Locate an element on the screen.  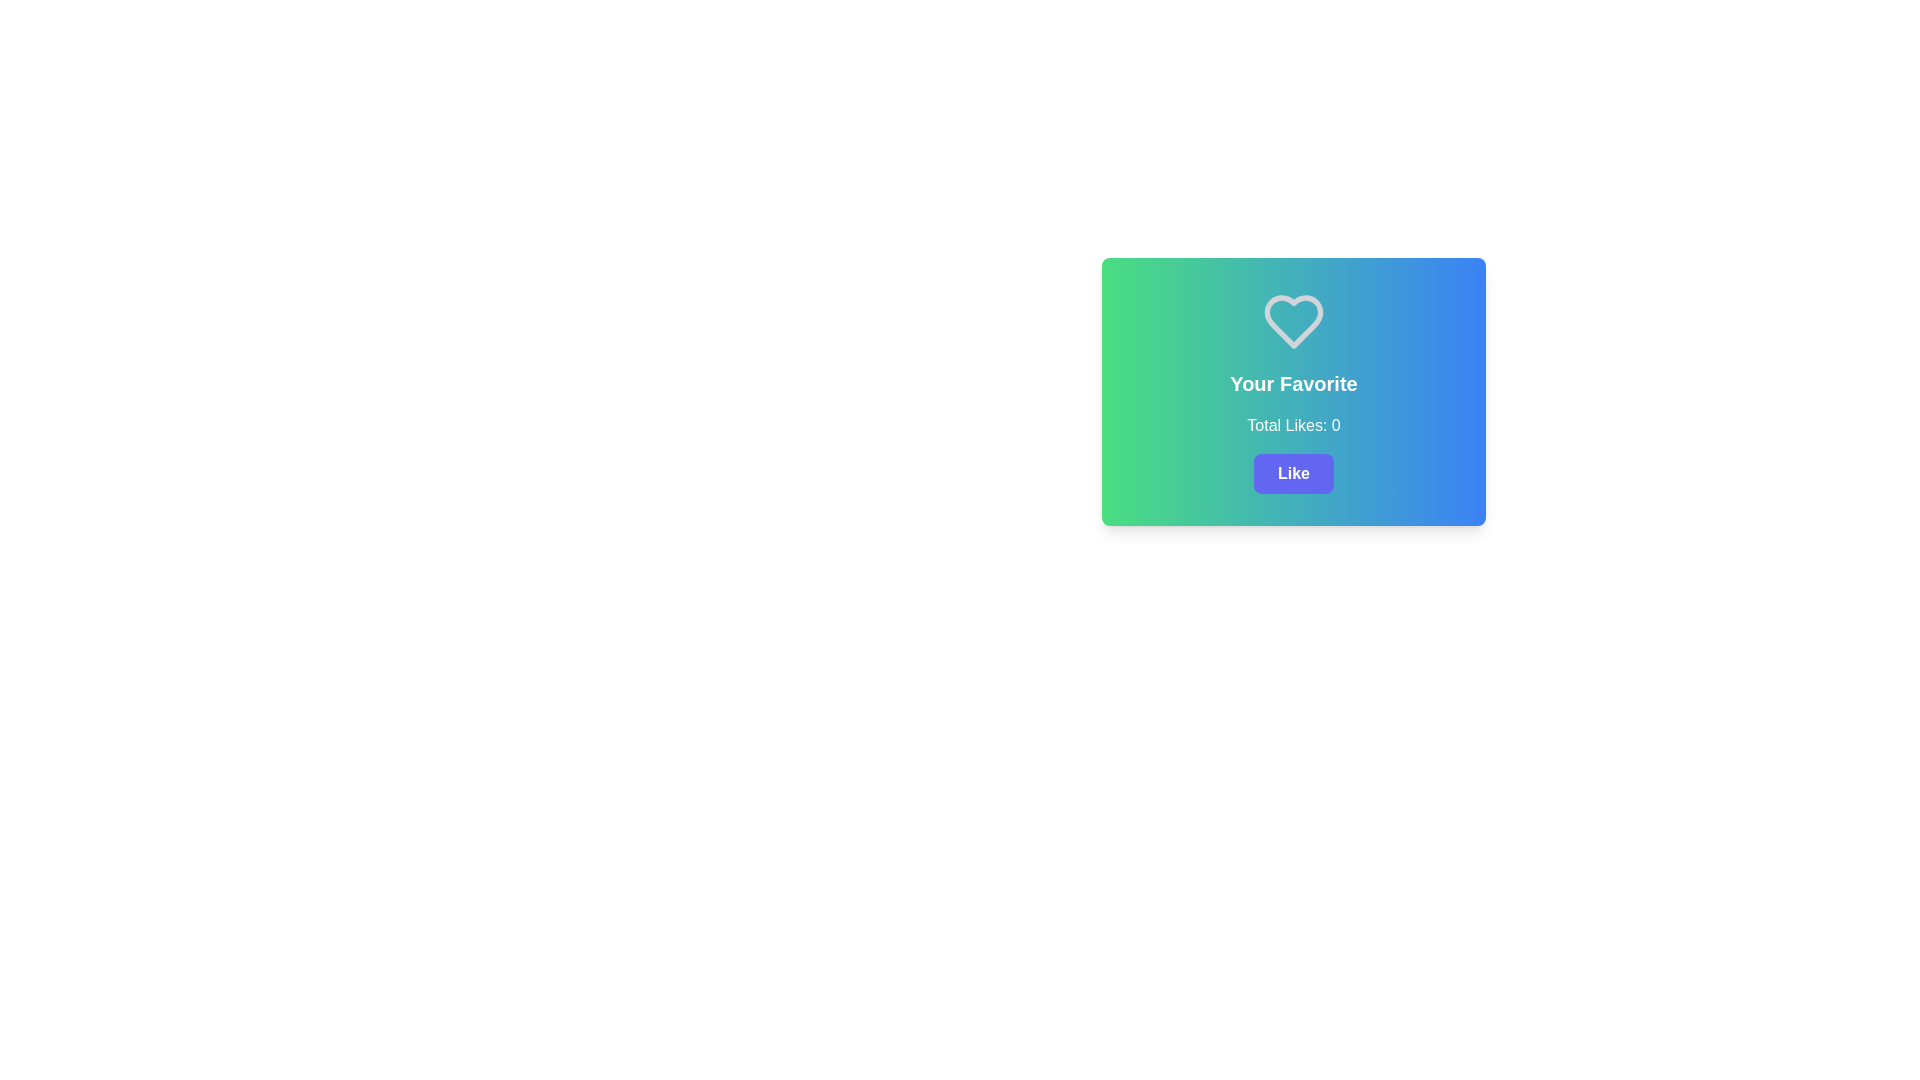
the heart-shaped icon used for favoriting or liking content, which is centrally located above the 'Your Favorite' text and 'Like' button is located at coordinates (1294, 320).